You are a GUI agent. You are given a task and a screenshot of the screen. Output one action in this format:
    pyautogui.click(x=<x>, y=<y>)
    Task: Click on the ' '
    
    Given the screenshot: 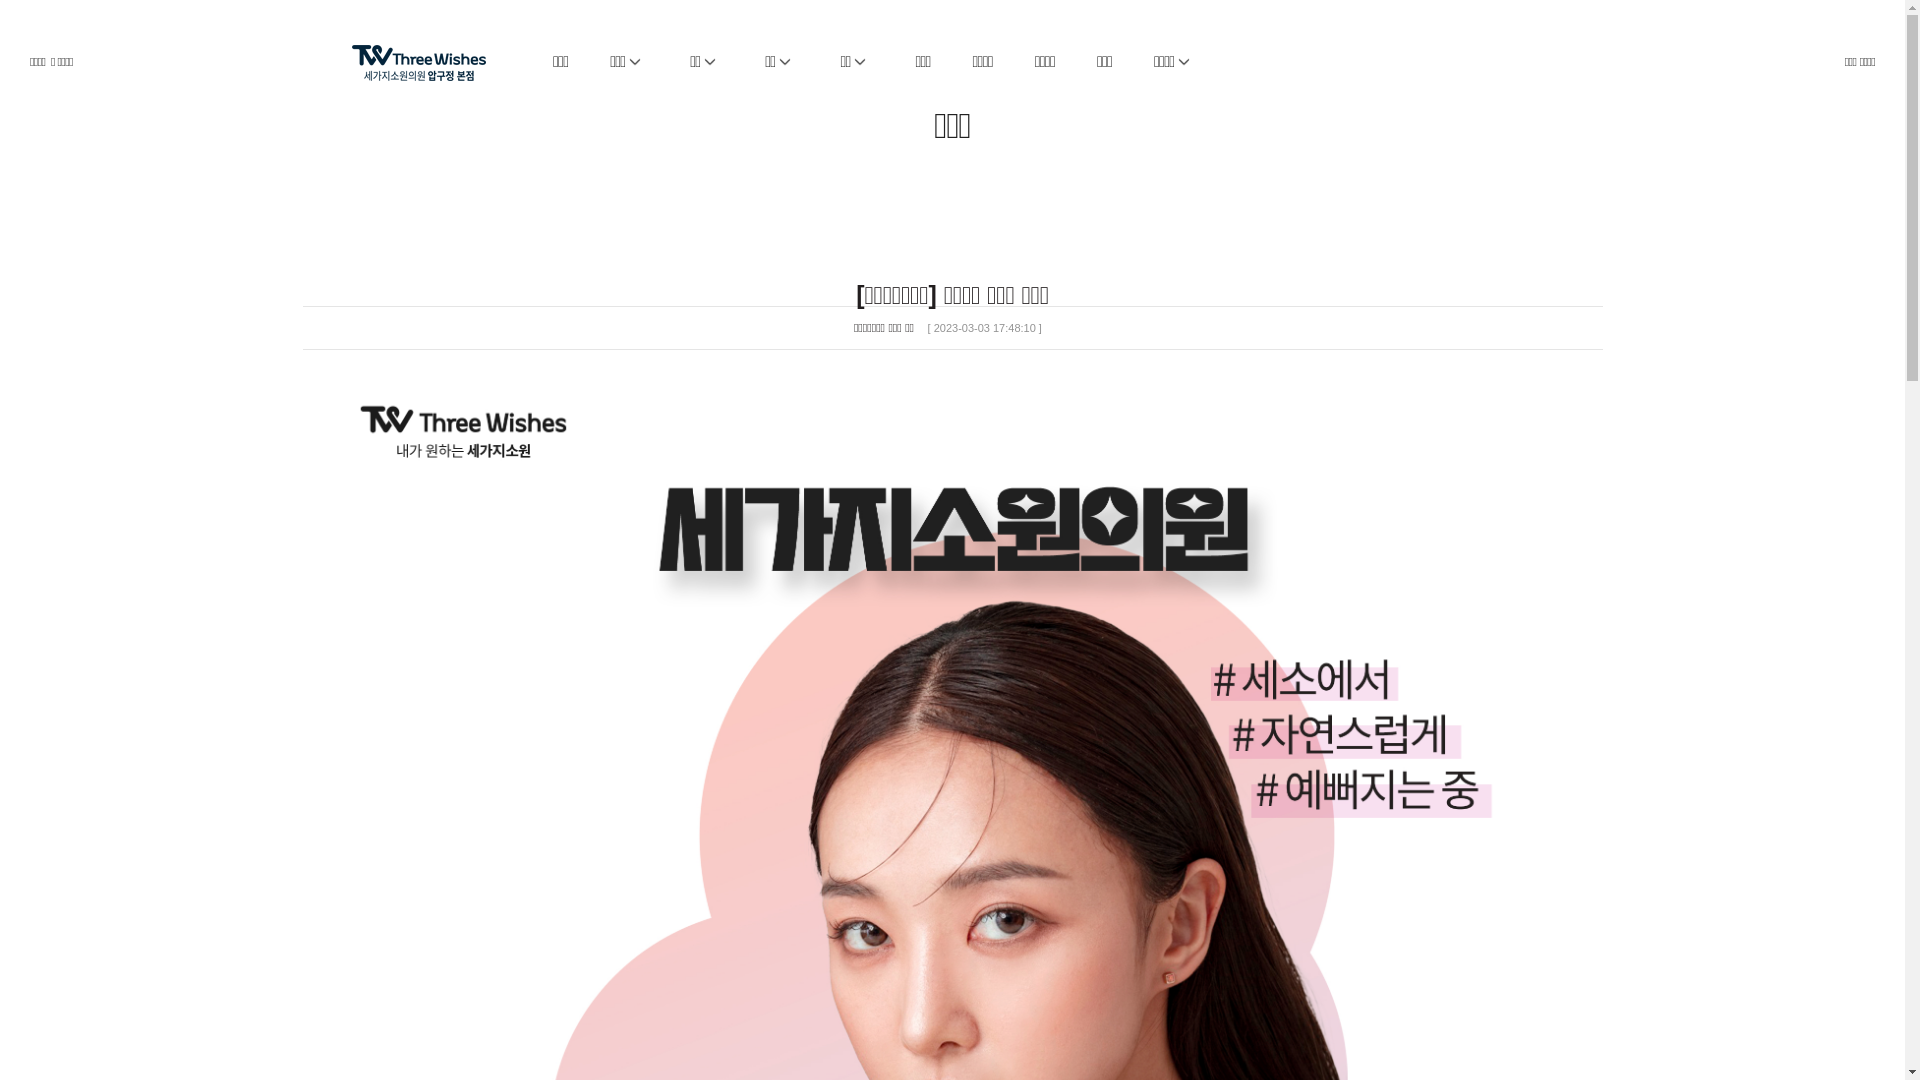 What is the action you would take?
    pyautogui.click(x=350, y=50)
    